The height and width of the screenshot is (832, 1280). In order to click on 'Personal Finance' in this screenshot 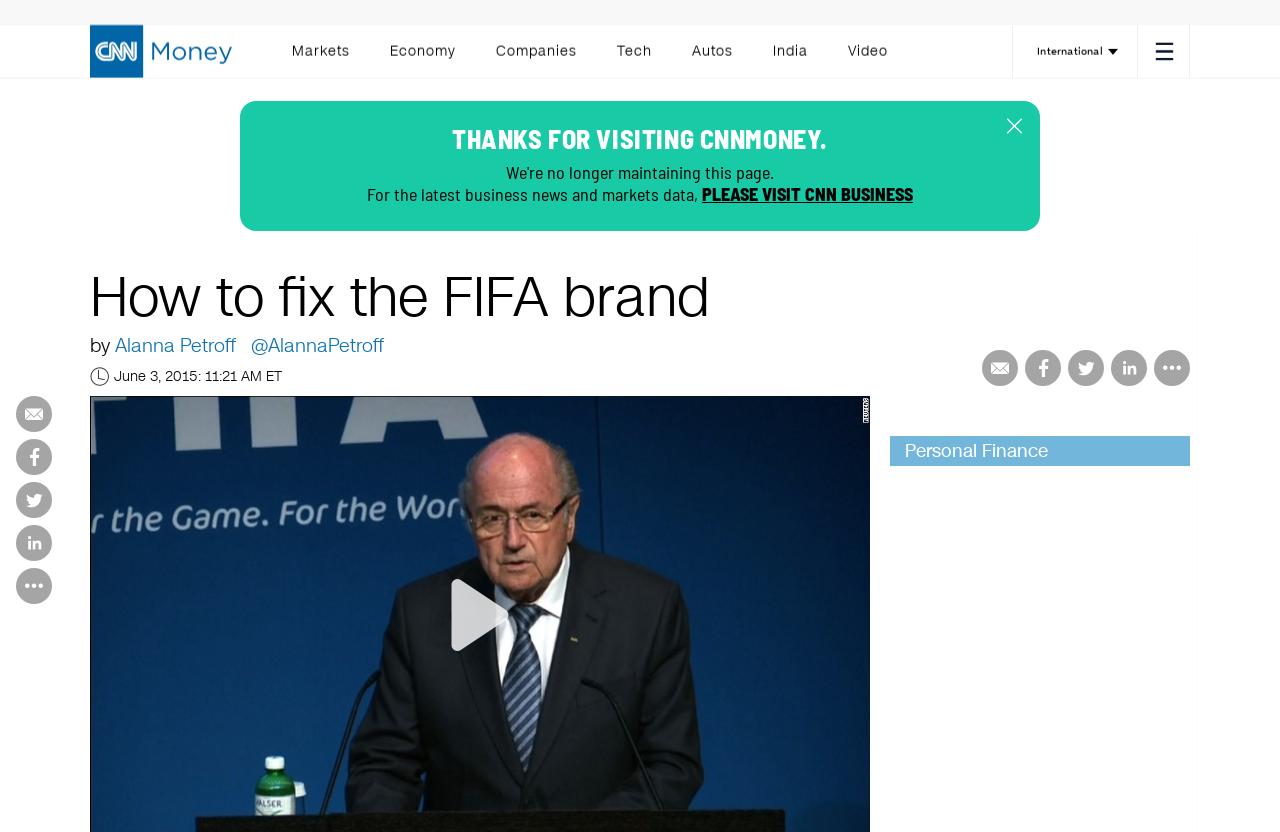, I will do `click(976, 451)`.